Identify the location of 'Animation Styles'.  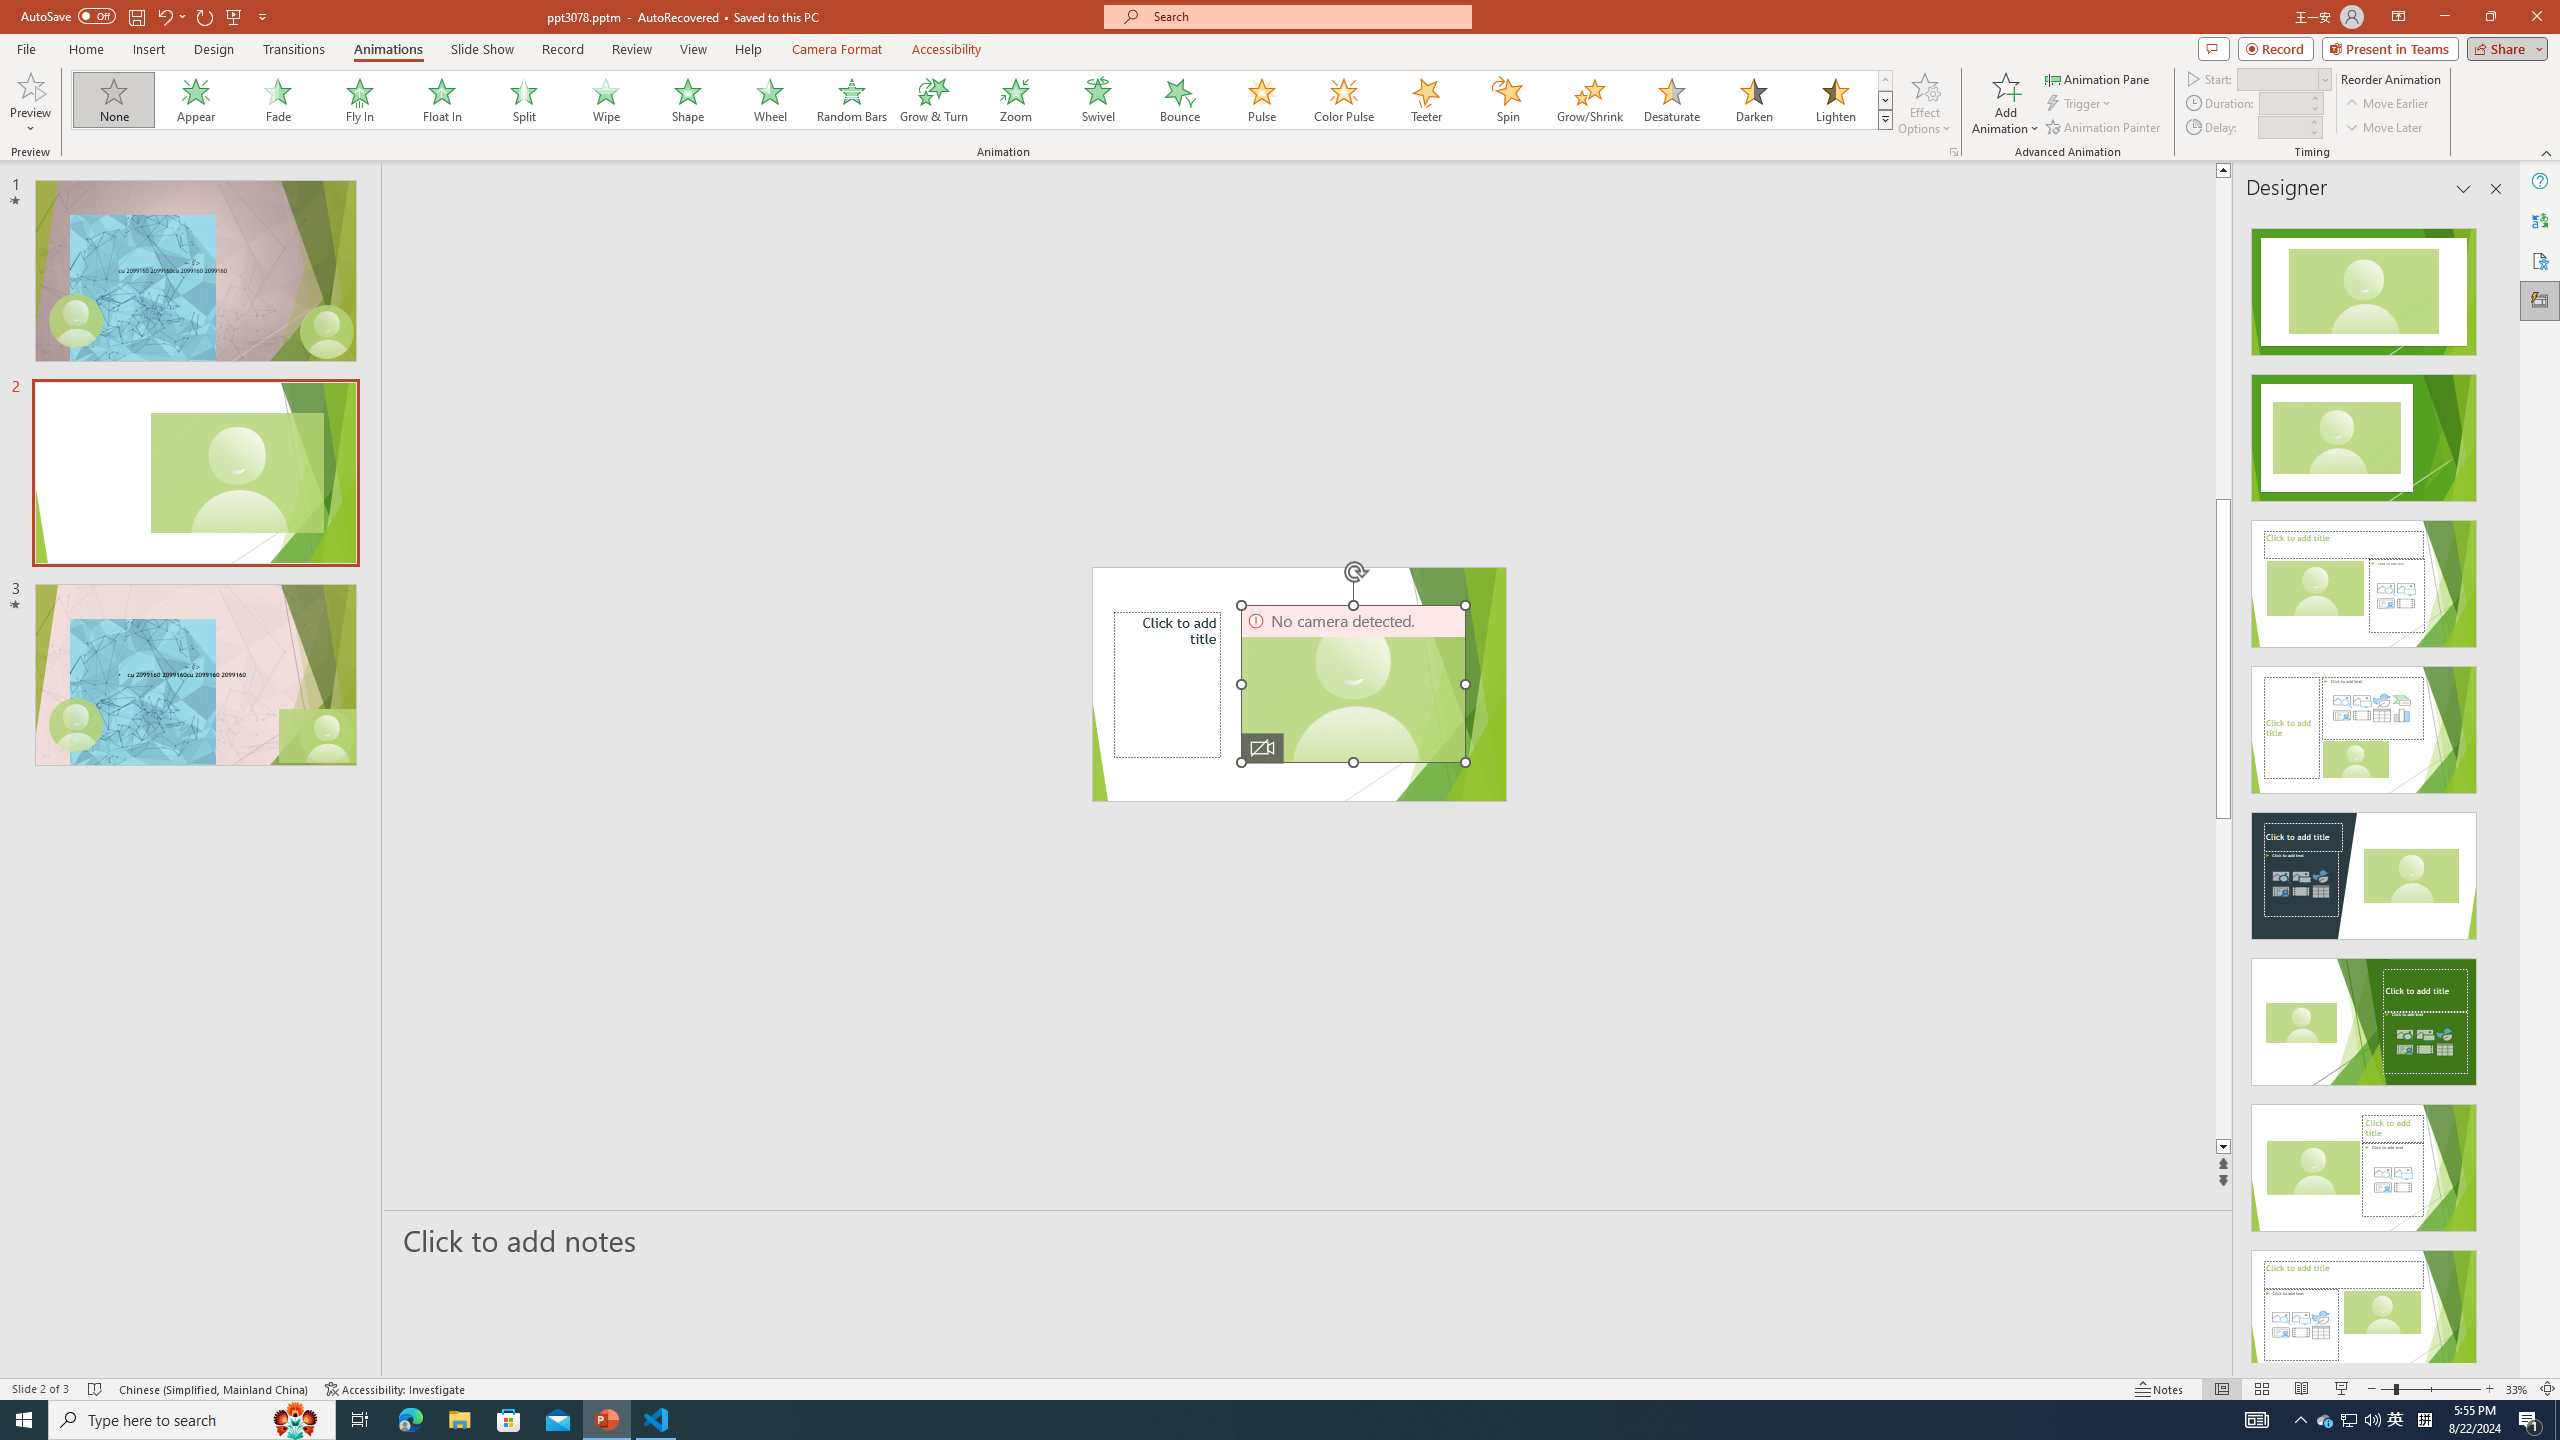
(1884, 118).